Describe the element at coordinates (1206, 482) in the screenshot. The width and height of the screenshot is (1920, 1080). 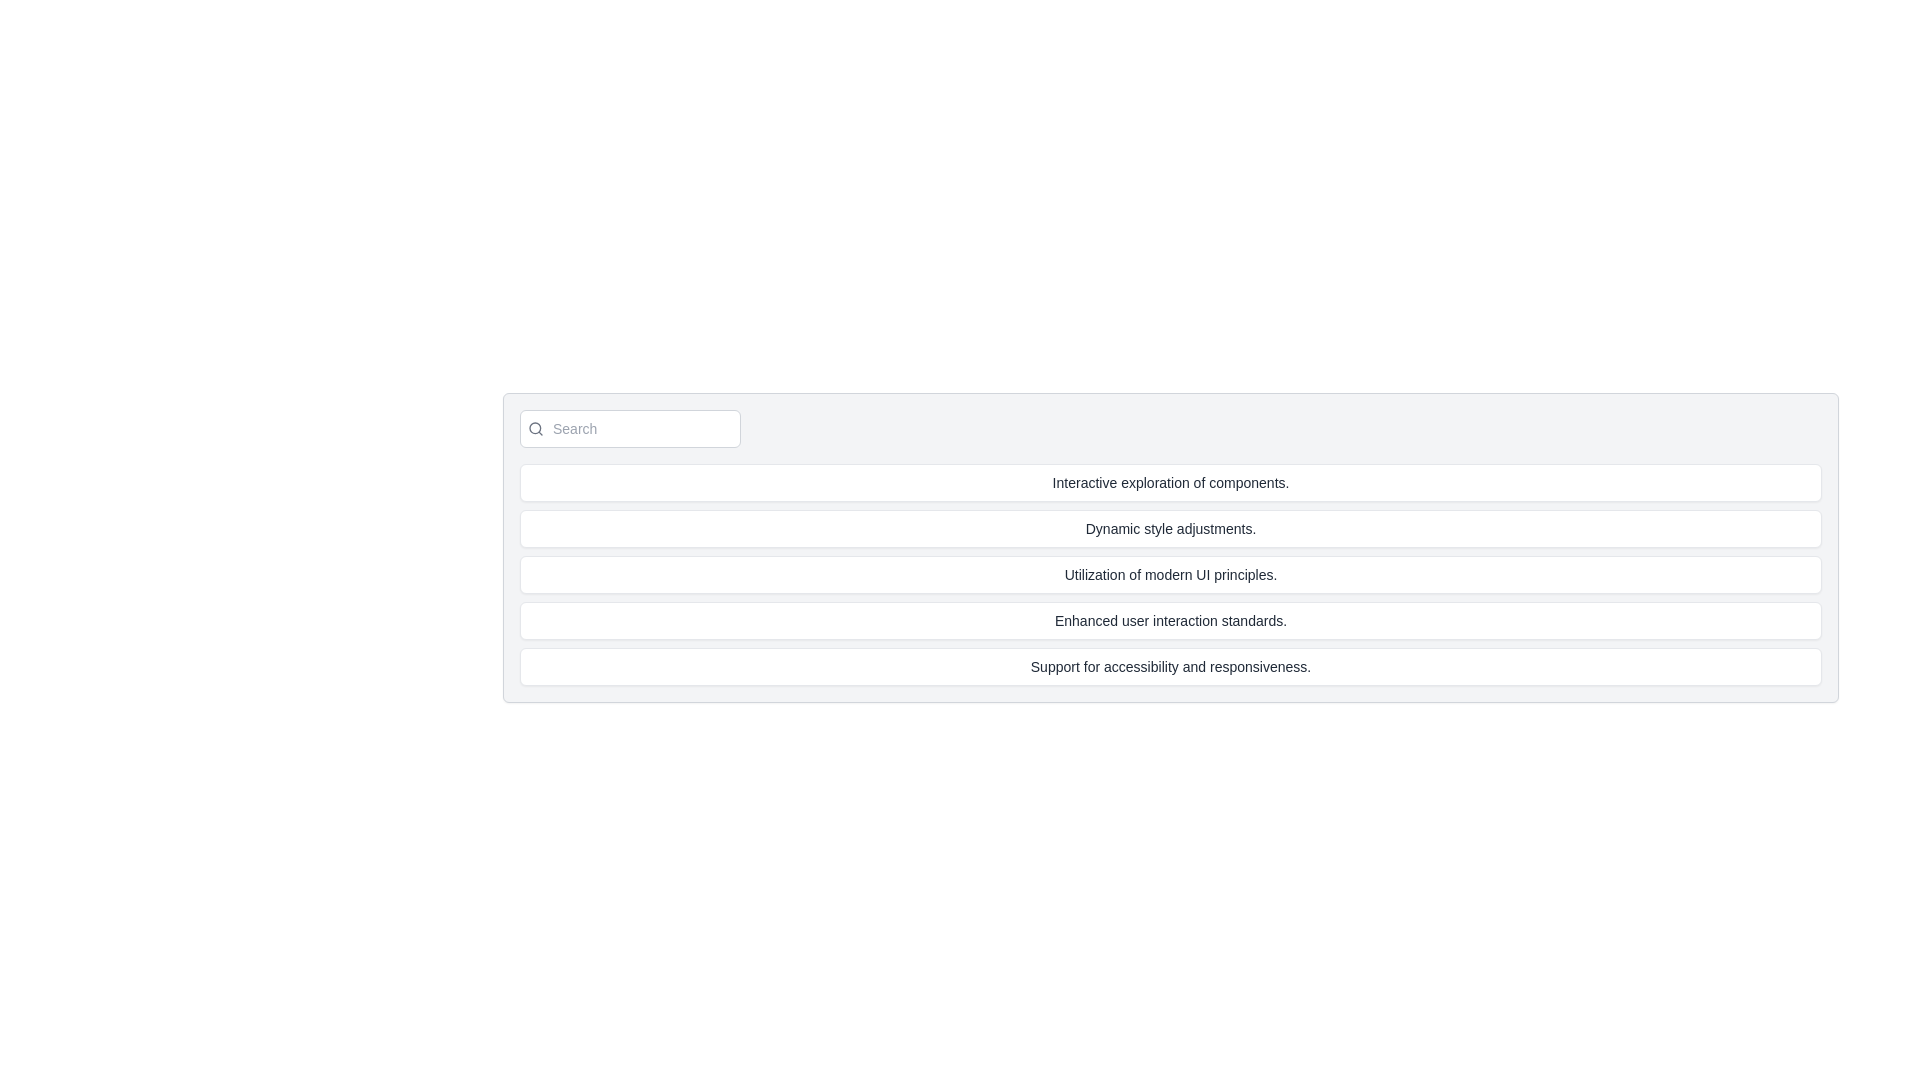
I see `the small blank space in the sentence 'Interactive exploration of components.' located after 'of' in the top-left section of the interface` at that location.